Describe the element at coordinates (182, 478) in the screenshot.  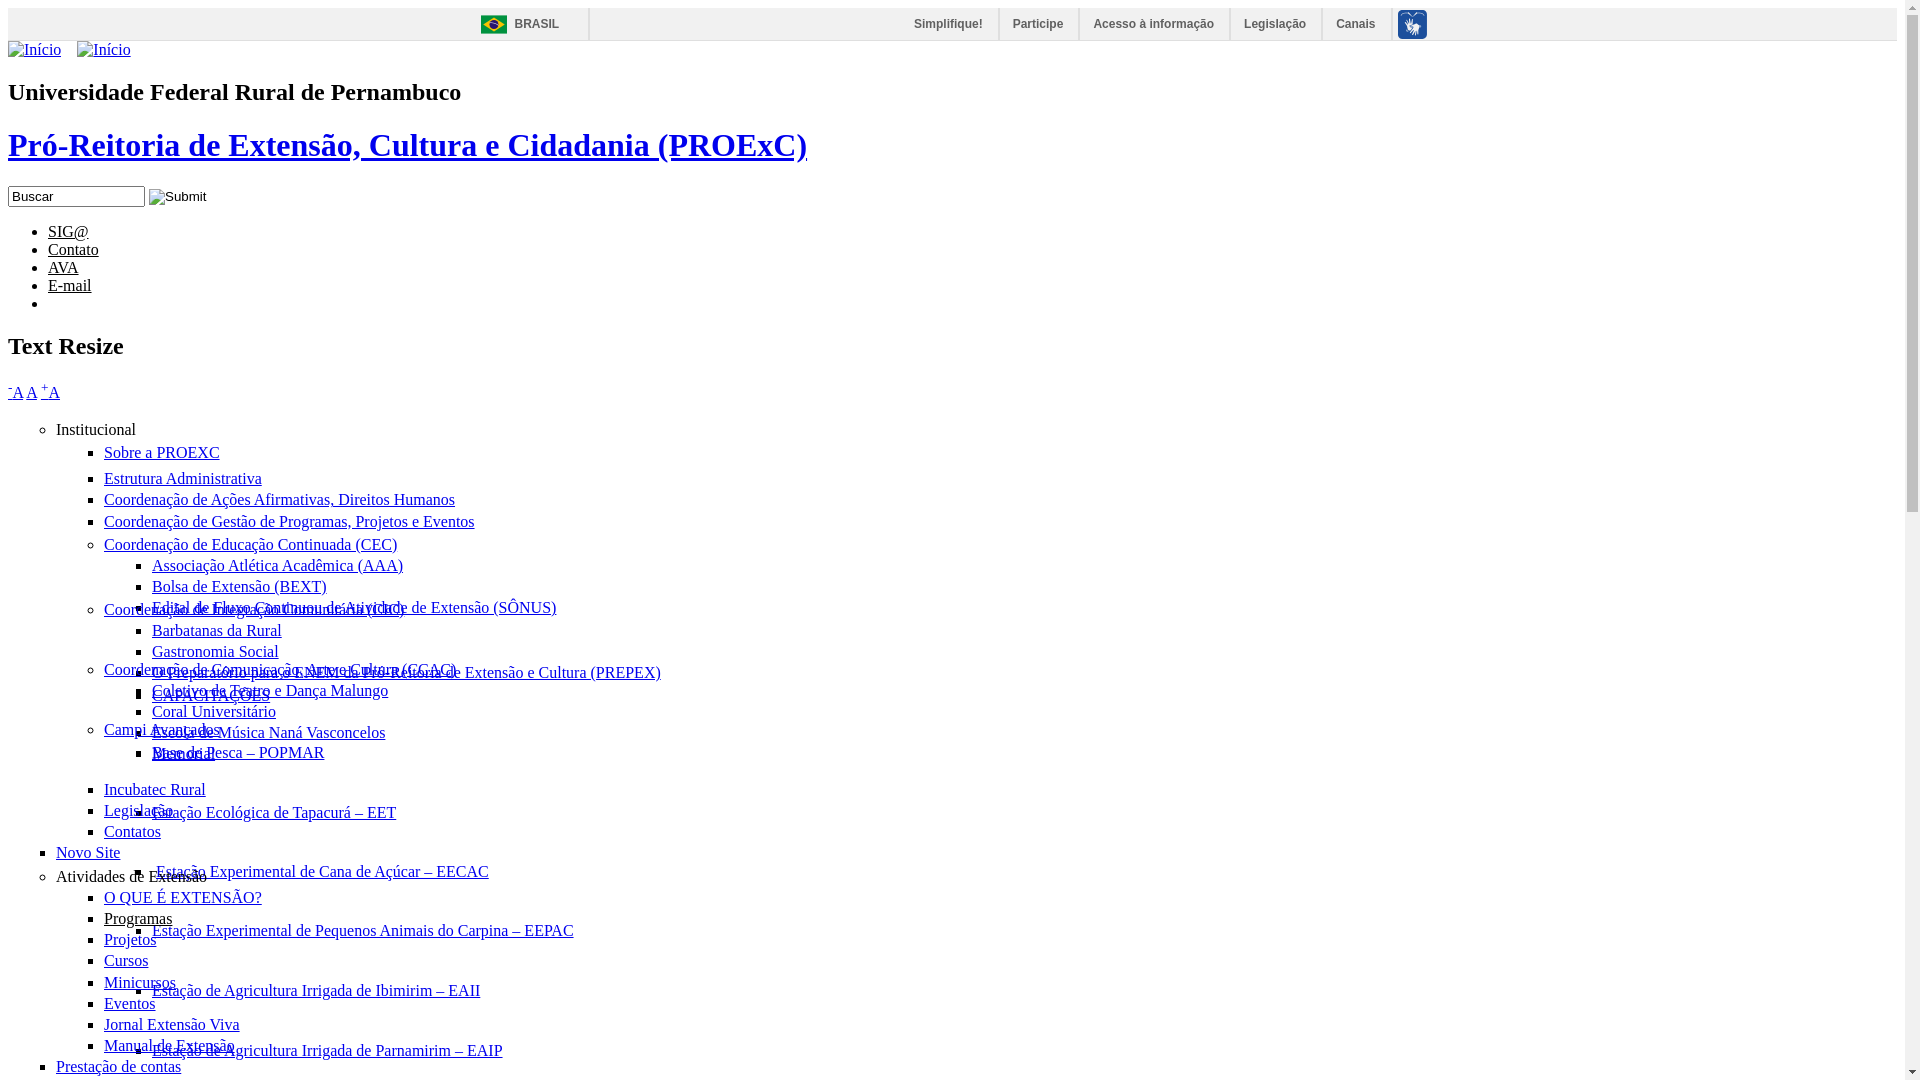
I see `'Estrutura Administrativa'` at that location.